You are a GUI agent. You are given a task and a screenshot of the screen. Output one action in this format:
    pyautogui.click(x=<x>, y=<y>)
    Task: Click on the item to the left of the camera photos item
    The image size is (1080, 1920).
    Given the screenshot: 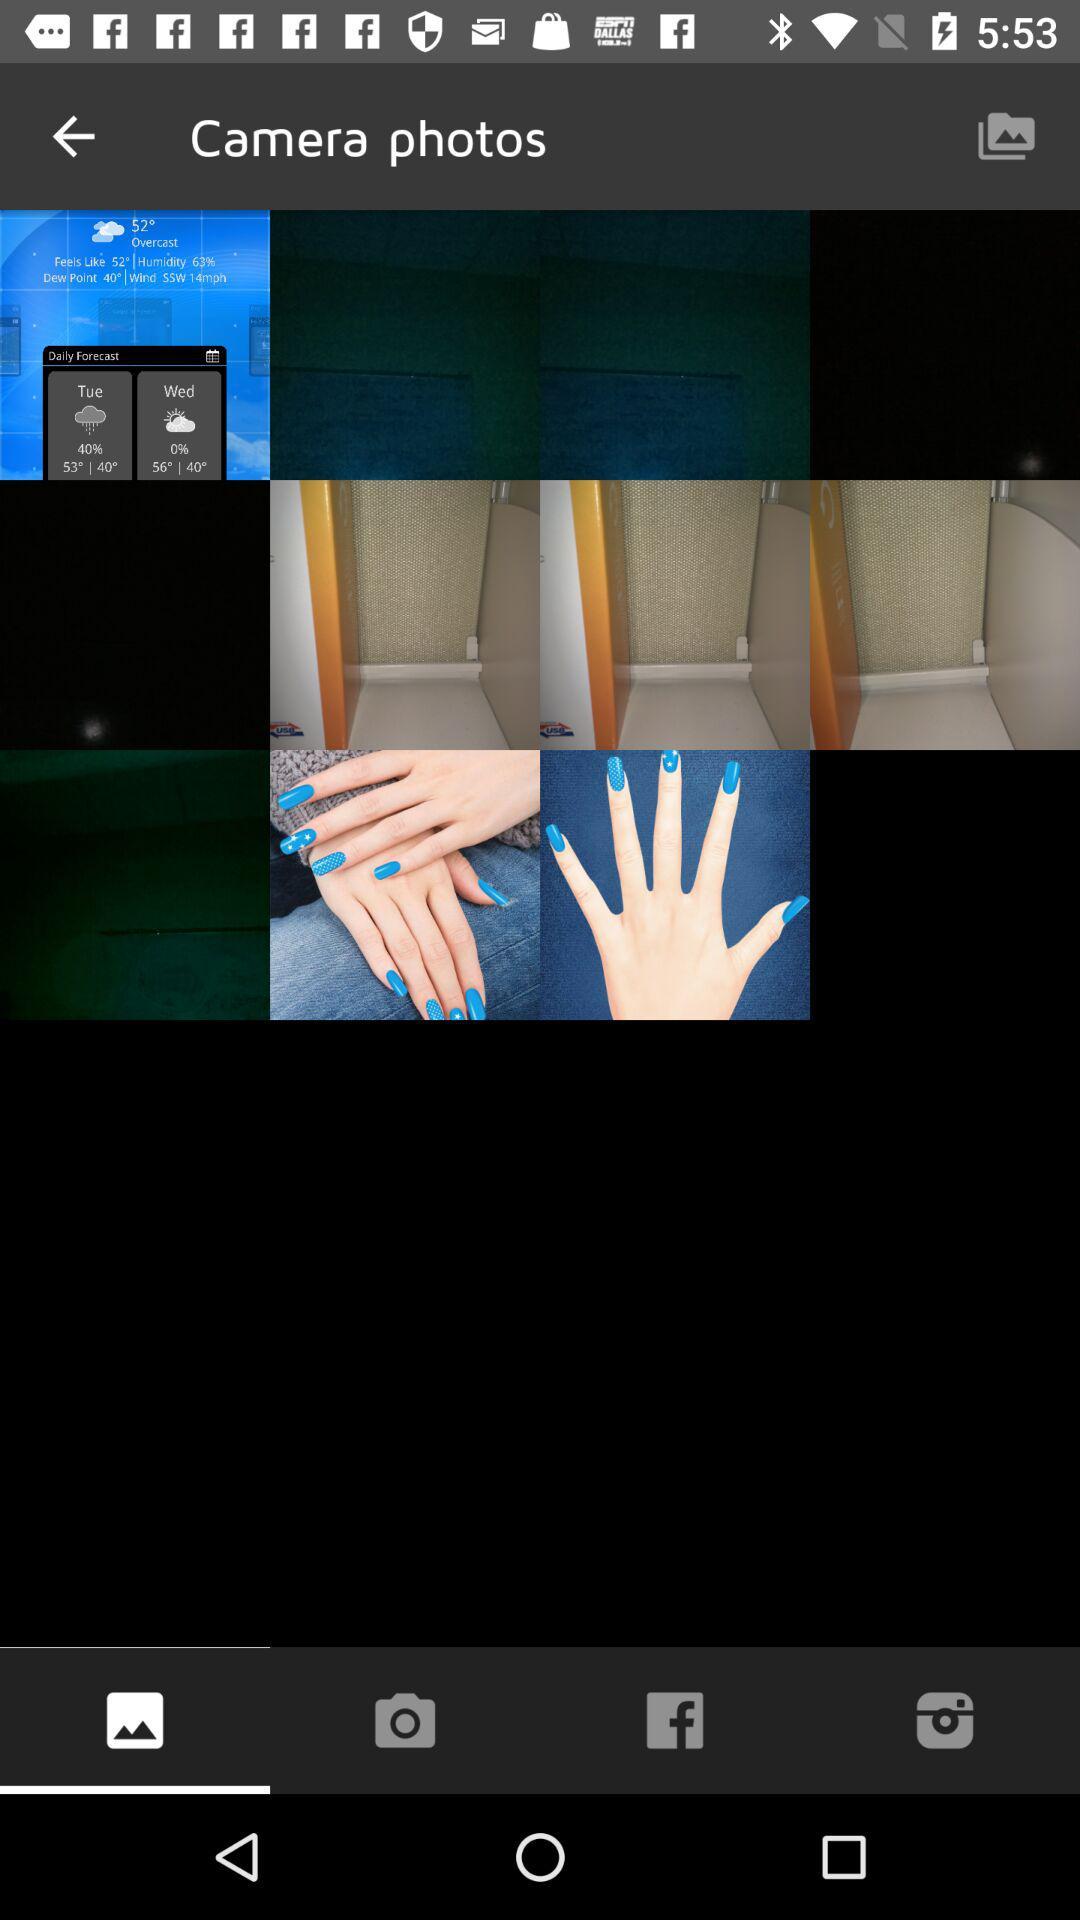 What is the action you would take?
    pyautogui.click(x=72, y=135)
    